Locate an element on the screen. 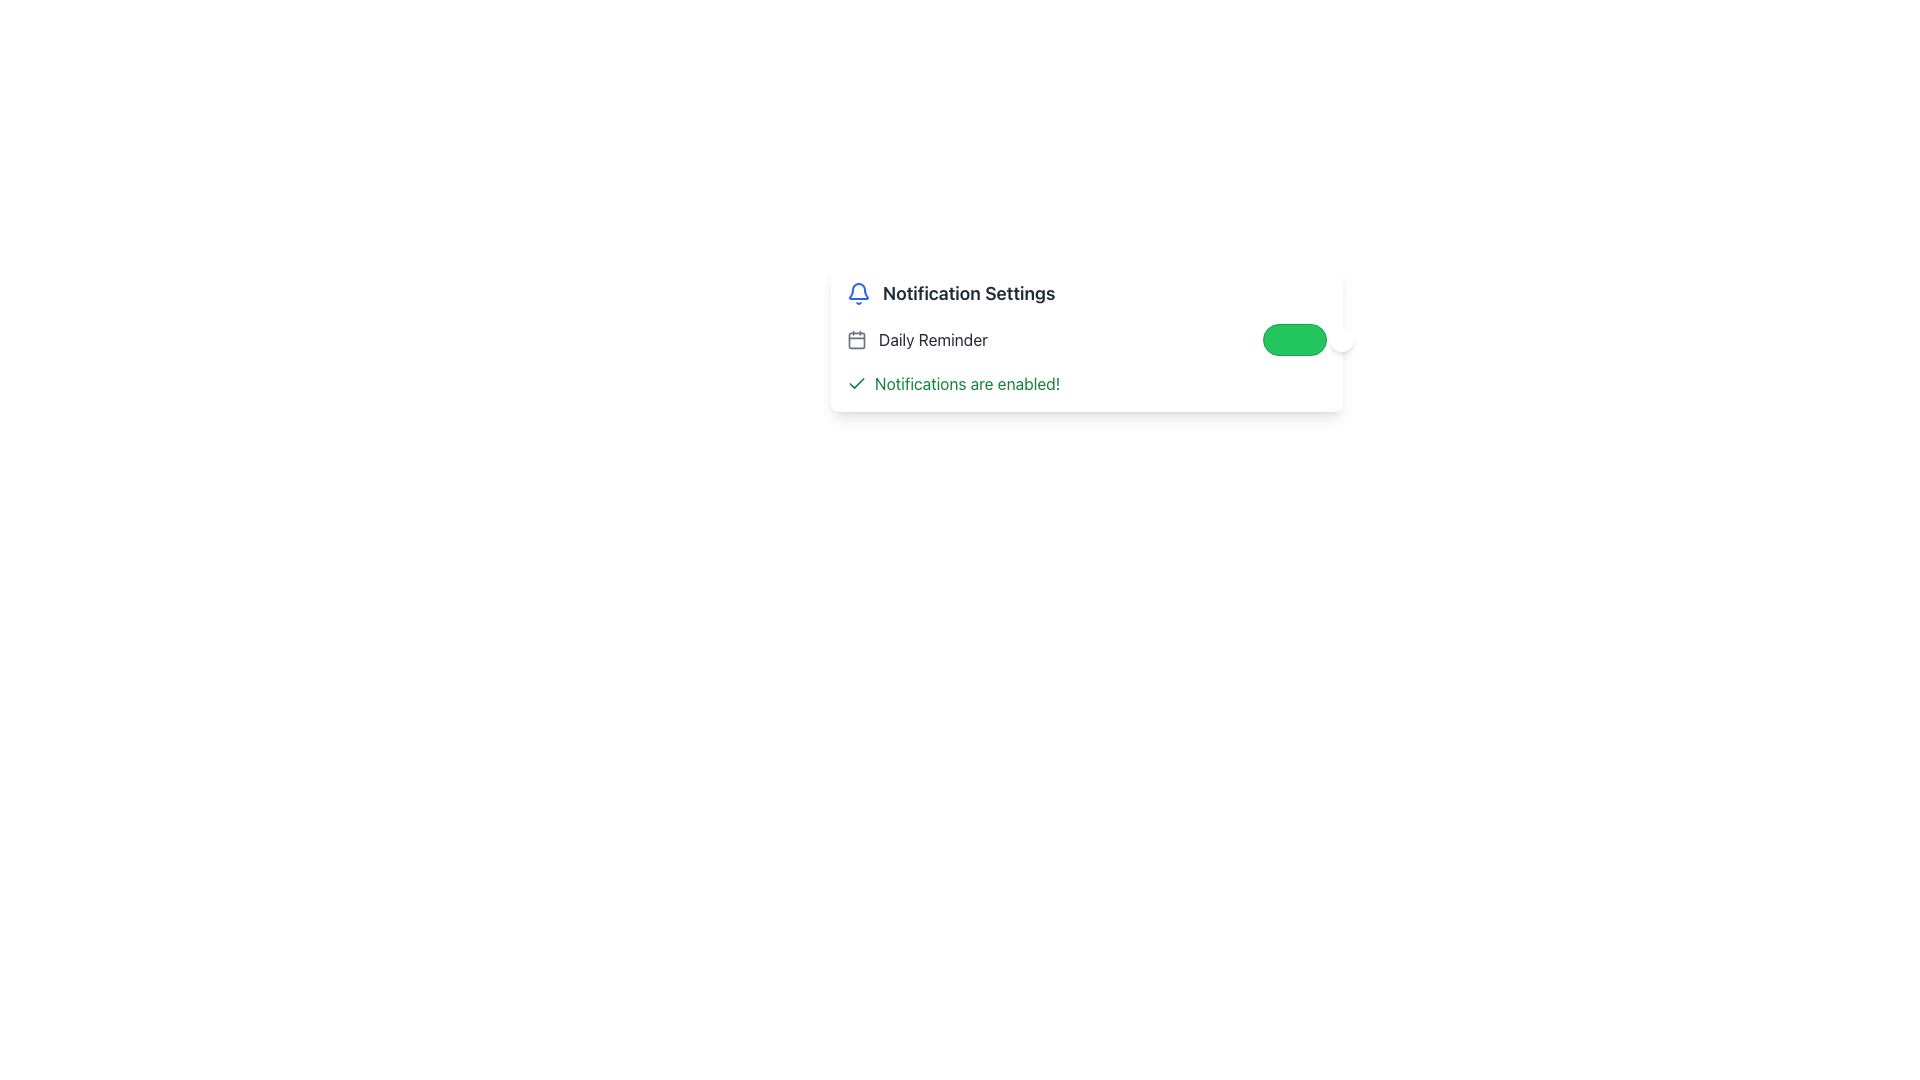 This screenshot has height=1080, width=1920. the circular toggle handle located on the far right side of the toggle switch is located at coordinates (1342, 338).